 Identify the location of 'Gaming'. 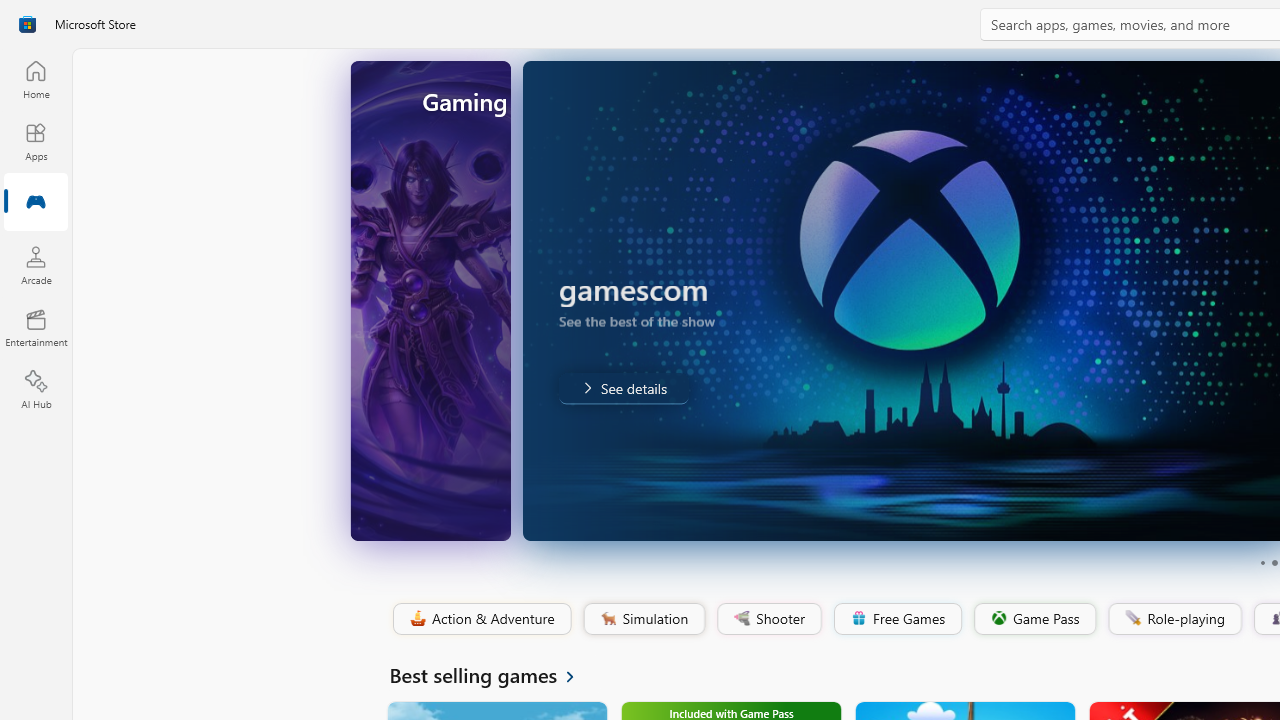
(35, 203).